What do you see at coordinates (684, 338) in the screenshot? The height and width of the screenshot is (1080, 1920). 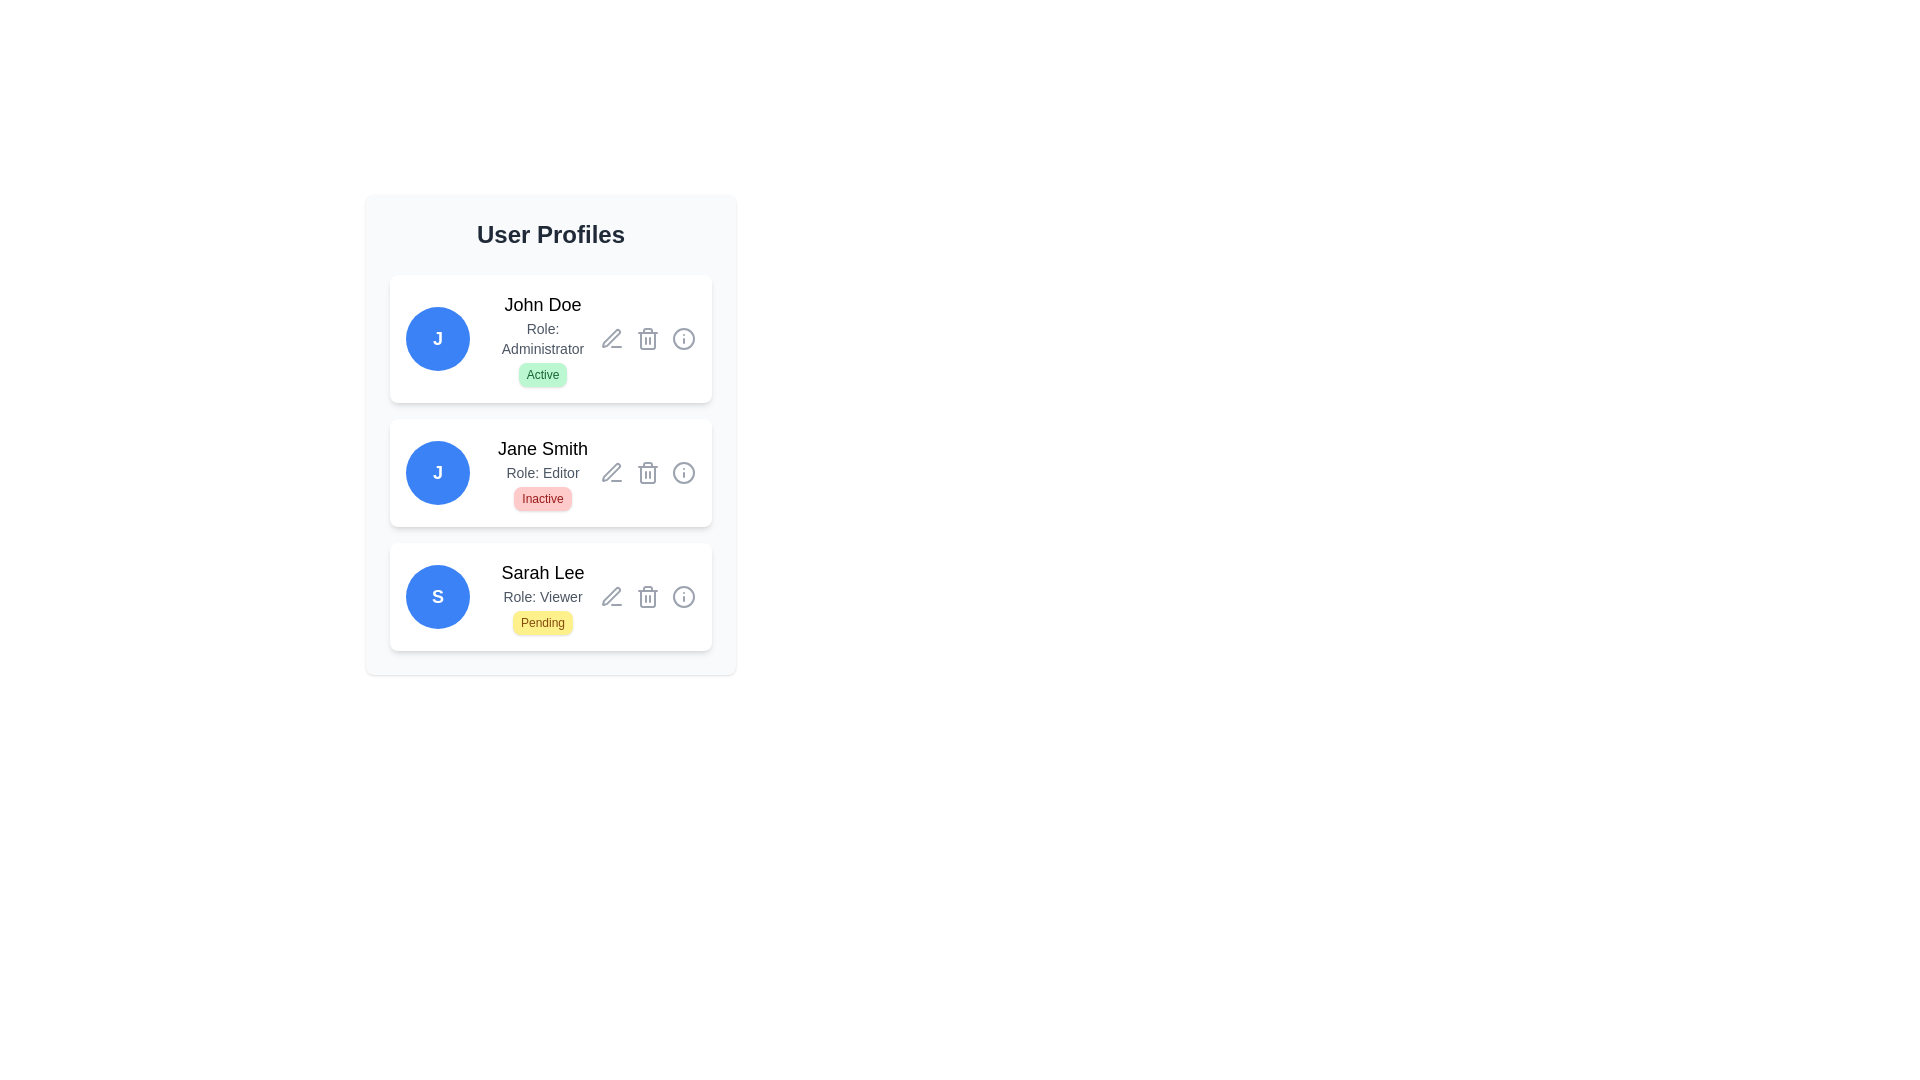 I see `the fourth circular Icon Button that changes color from gray to green when hovered, located in the uppermost profile section next to the profile name 'John Doe'` at bounding box center [684, 338].